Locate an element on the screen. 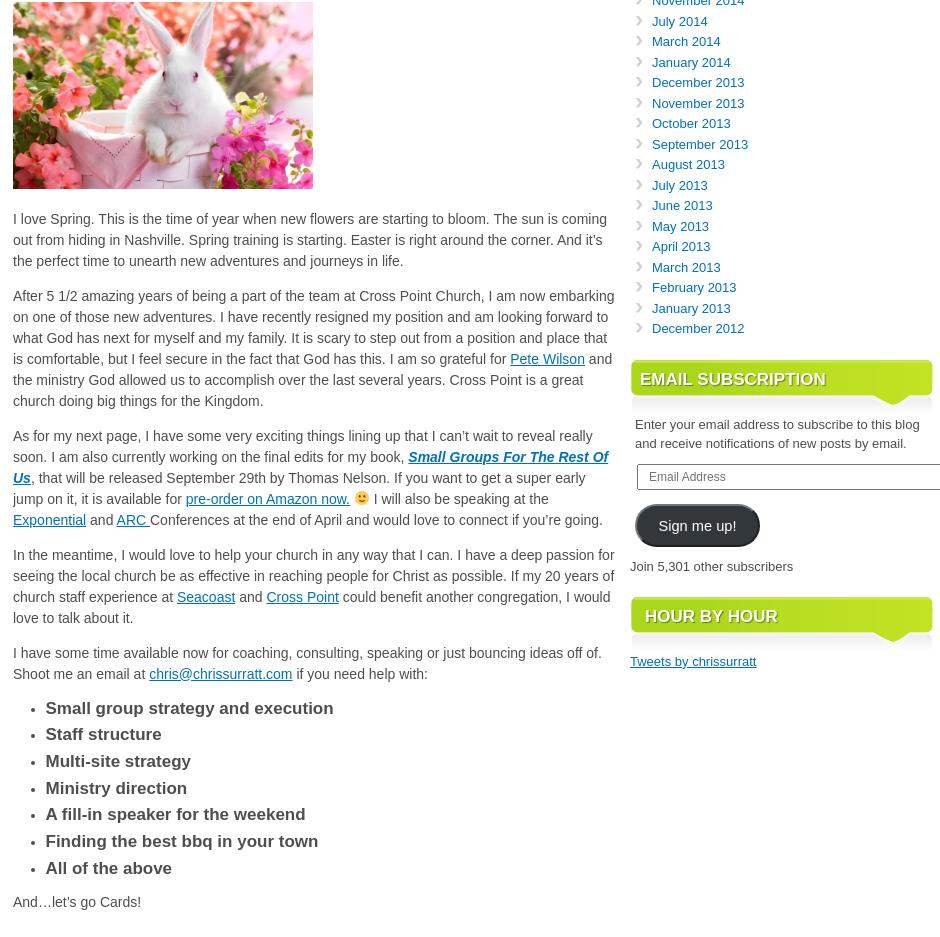 The image size is (940, 937). 'Enter your email address to subscribe to this blog and receive notifications of new posts by email.' is located at coordinates (776, 432).